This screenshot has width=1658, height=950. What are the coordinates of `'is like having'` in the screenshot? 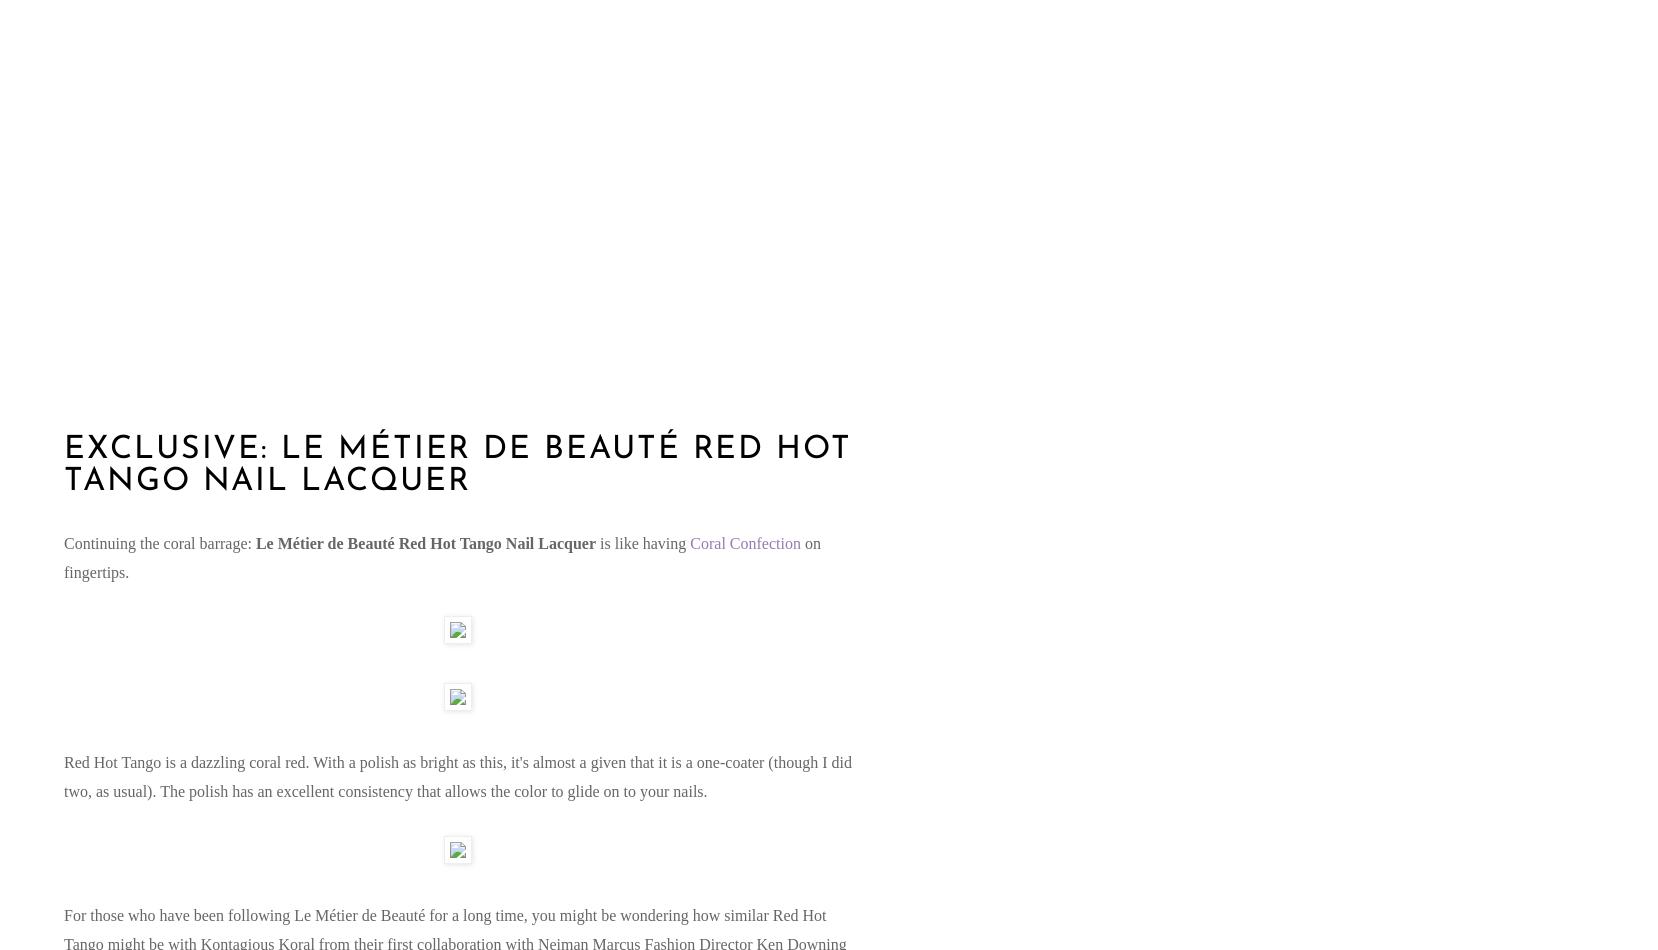 It's located at (595, 542).